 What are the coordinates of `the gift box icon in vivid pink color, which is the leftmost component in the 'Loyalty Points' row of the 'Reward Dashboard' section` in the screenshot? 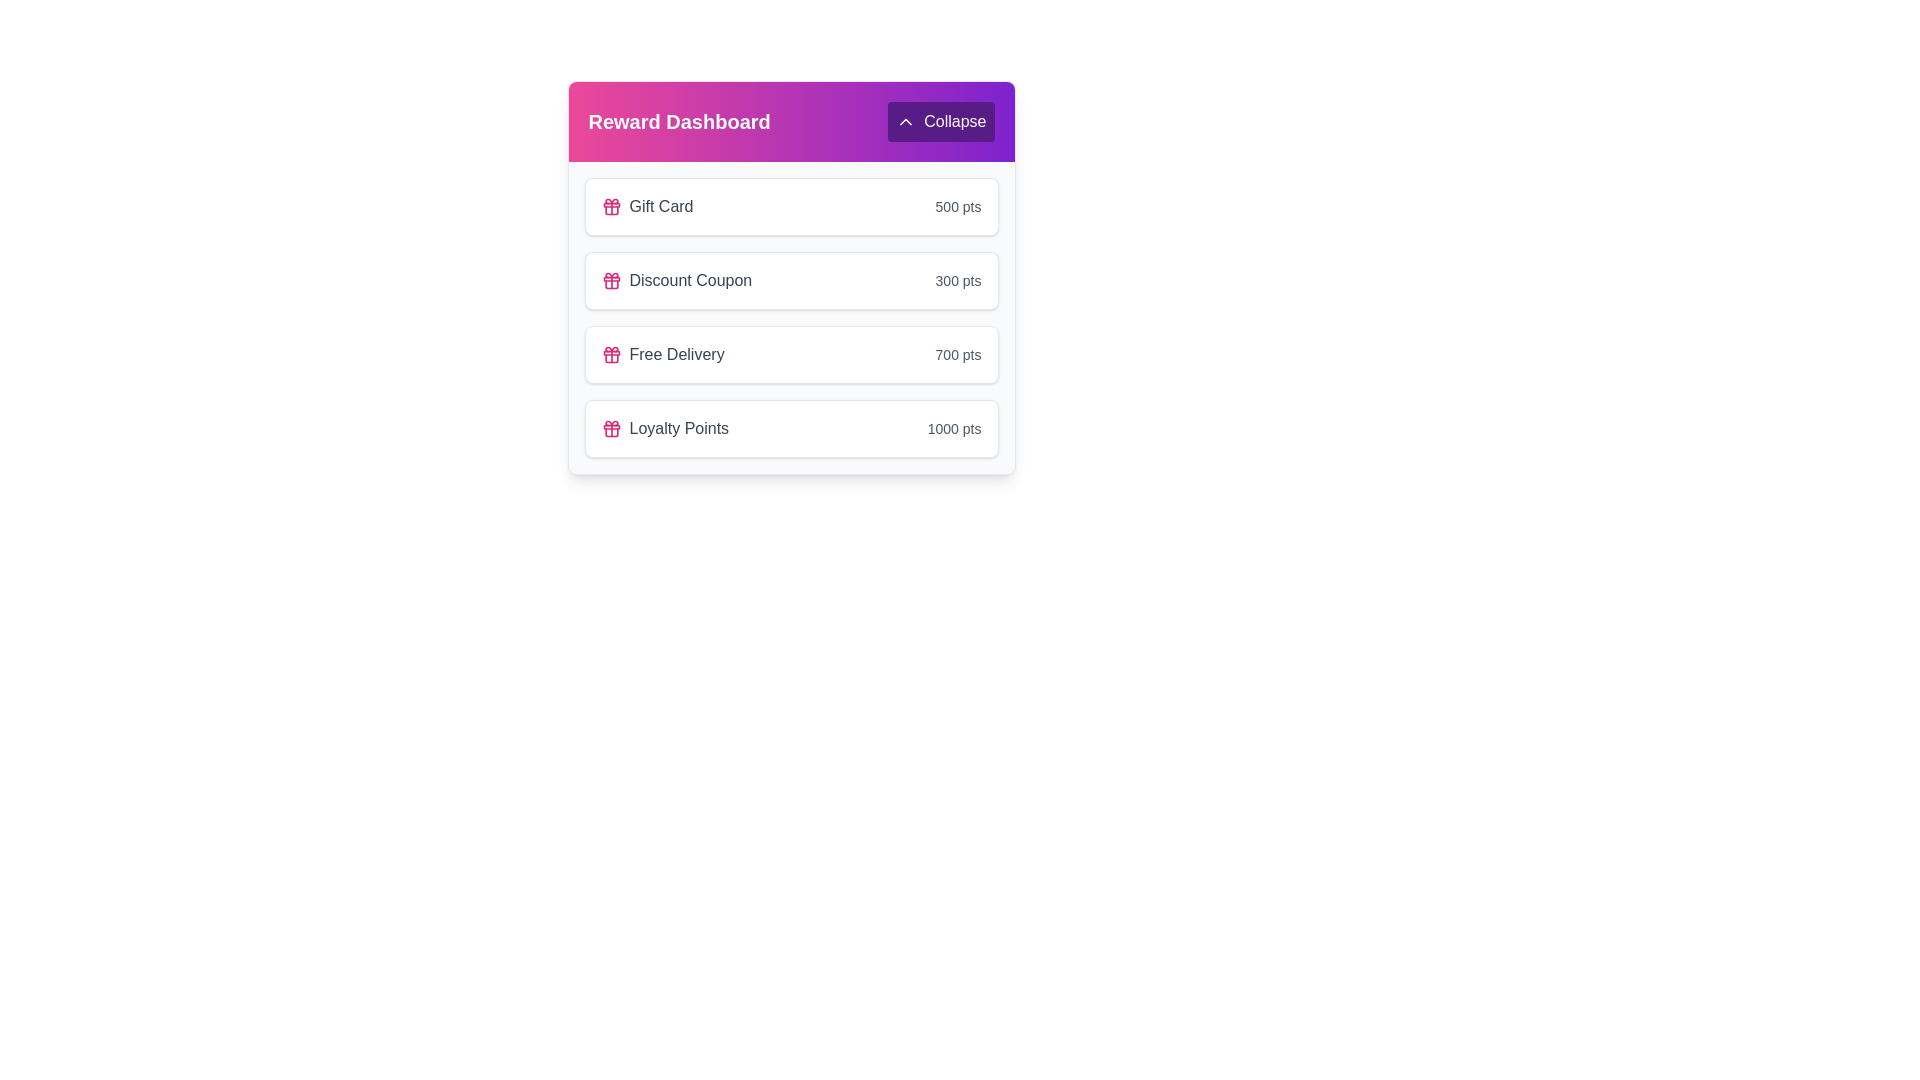 It's located at (610, 427).